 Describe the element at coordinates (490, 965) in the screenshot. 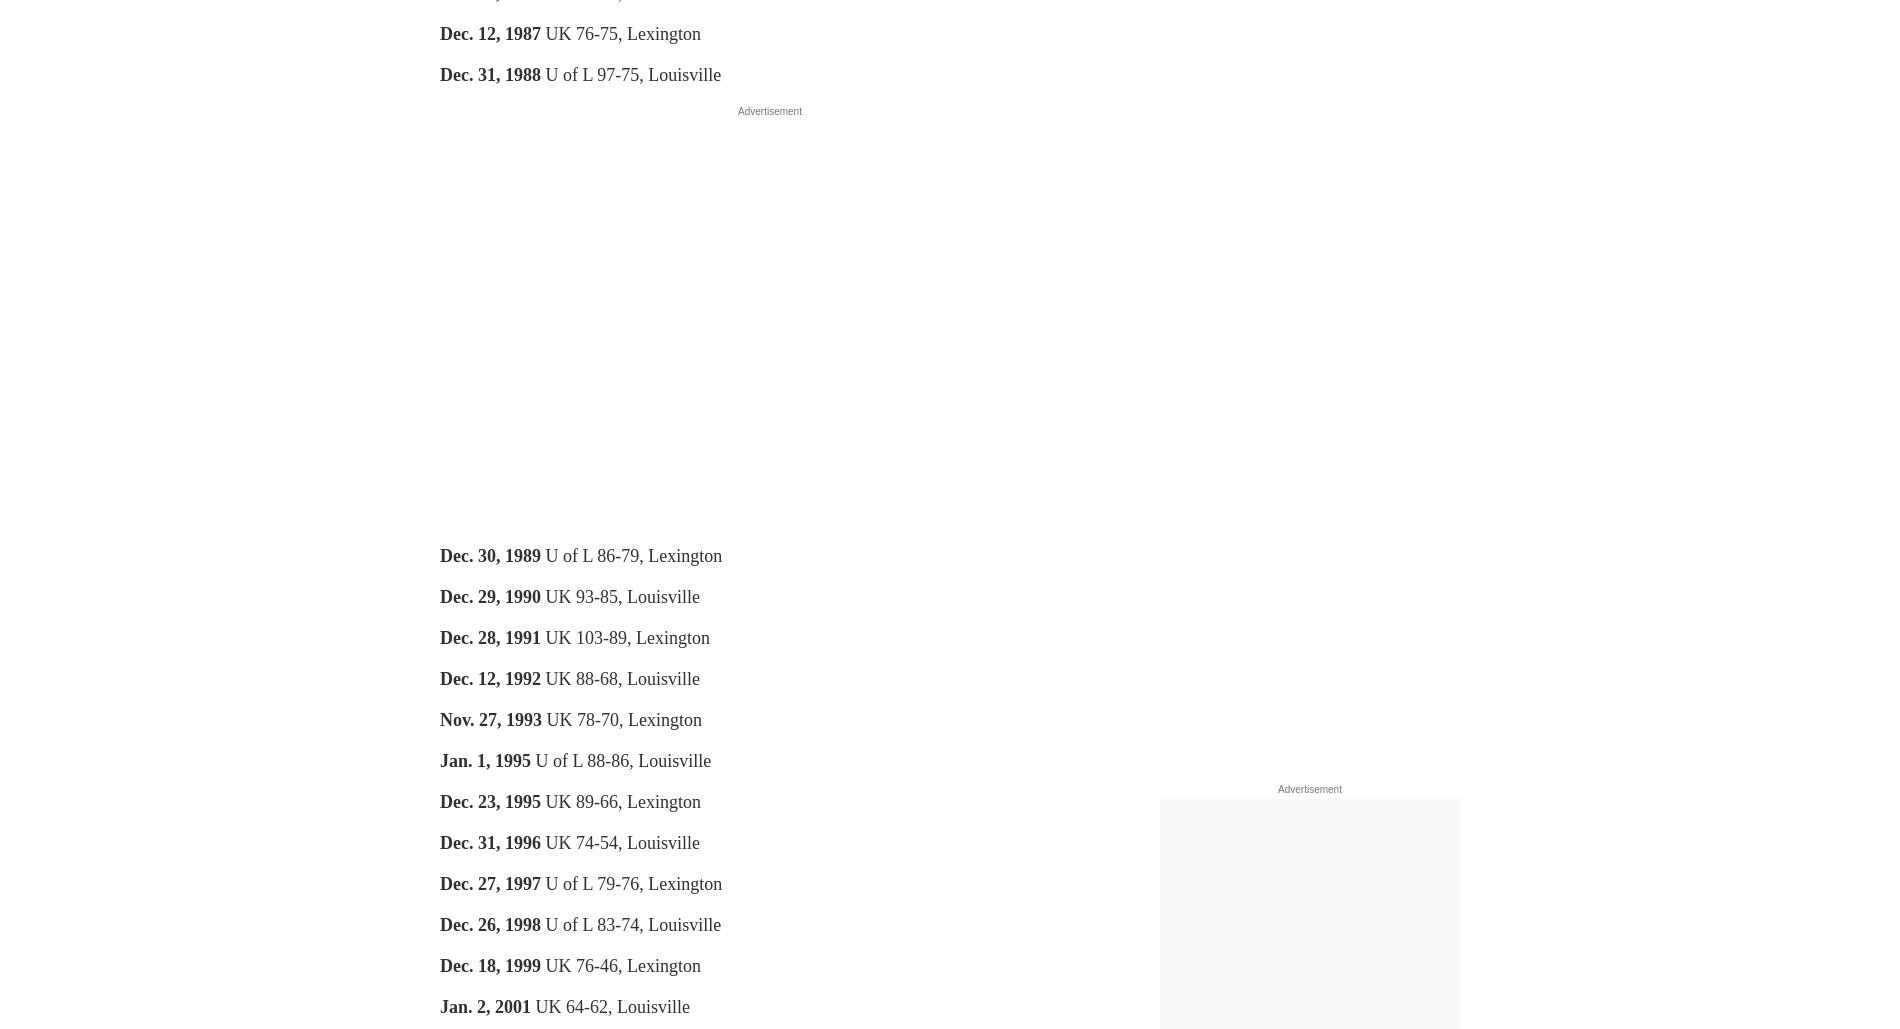

I see `'Dec. 18, 1999'` at that location.